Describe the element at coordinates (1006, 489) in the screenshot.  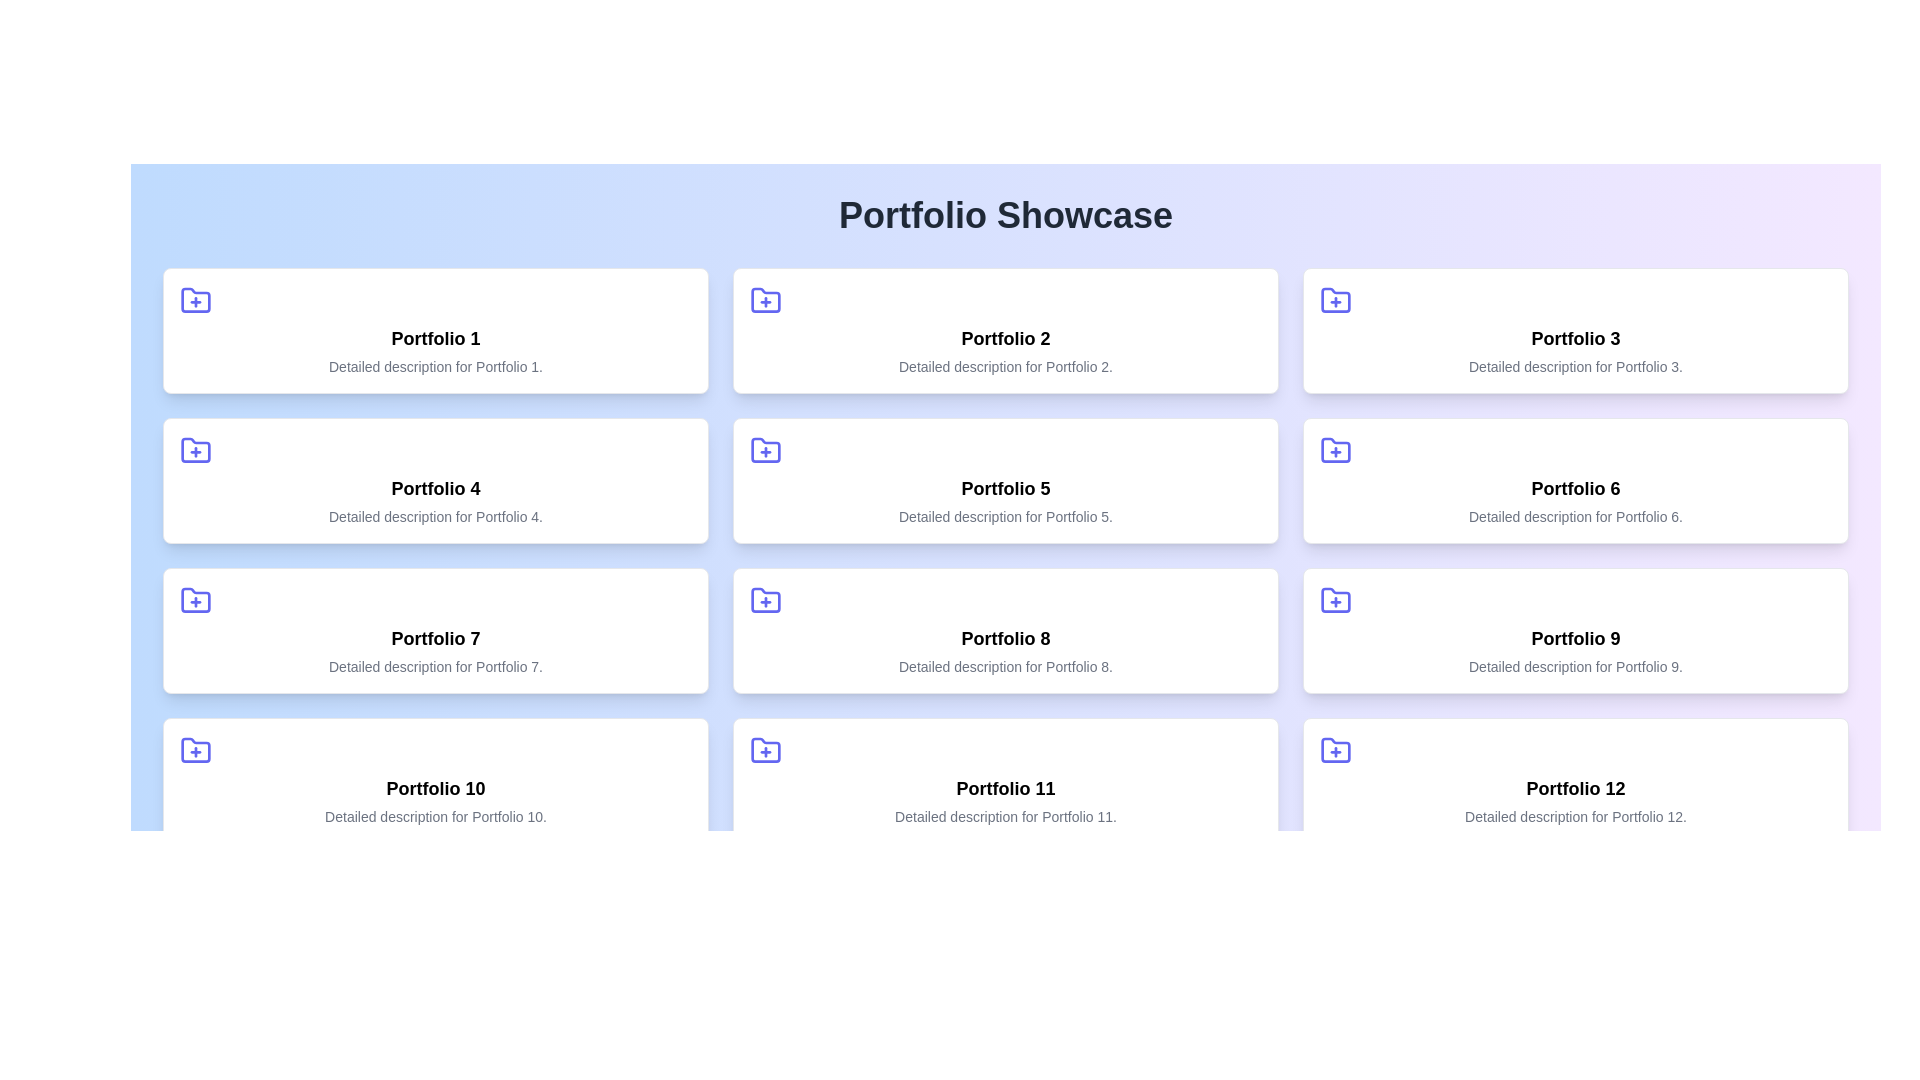
I see `the heading text element that serves as the name or identifier of the portfolio, located in the second row, second column of the grid layout` at that location.